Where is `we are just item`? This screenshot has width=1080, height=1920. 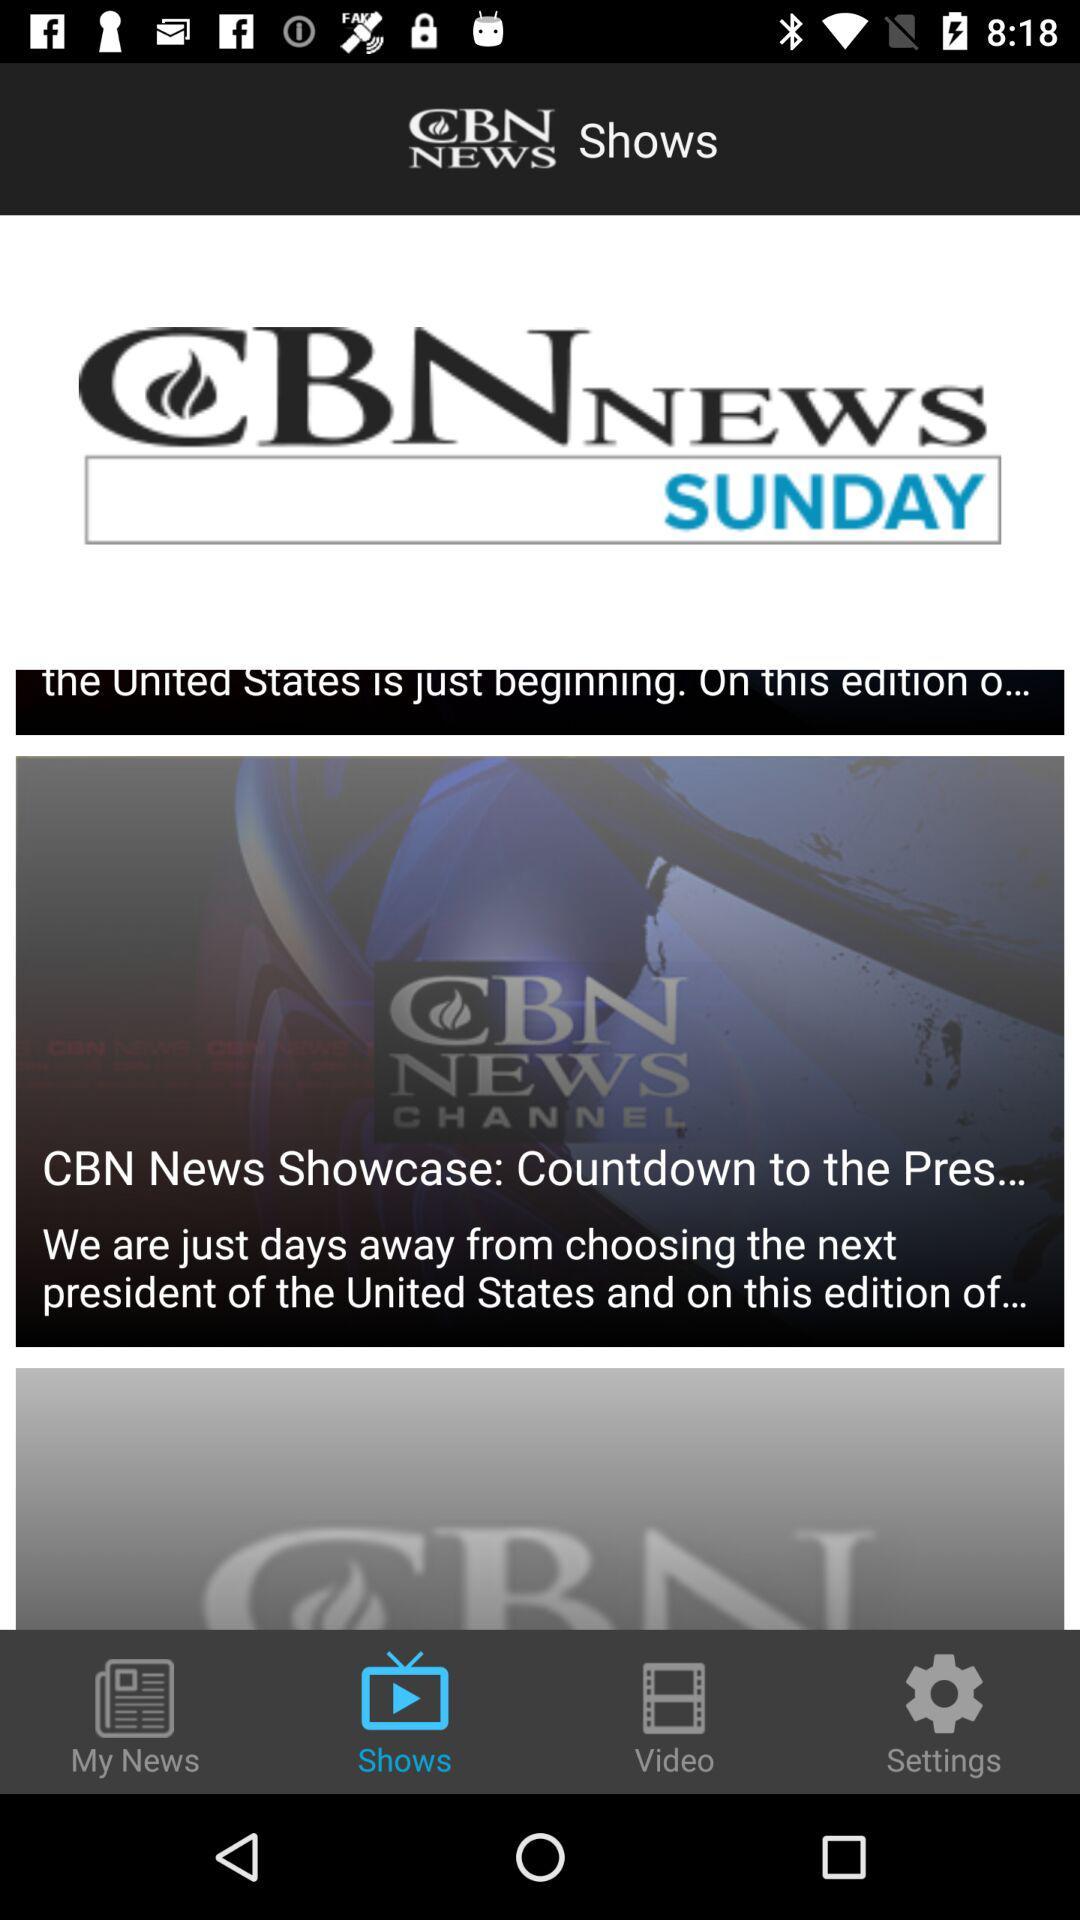 we are just item is located at coordinates (540, 1098).